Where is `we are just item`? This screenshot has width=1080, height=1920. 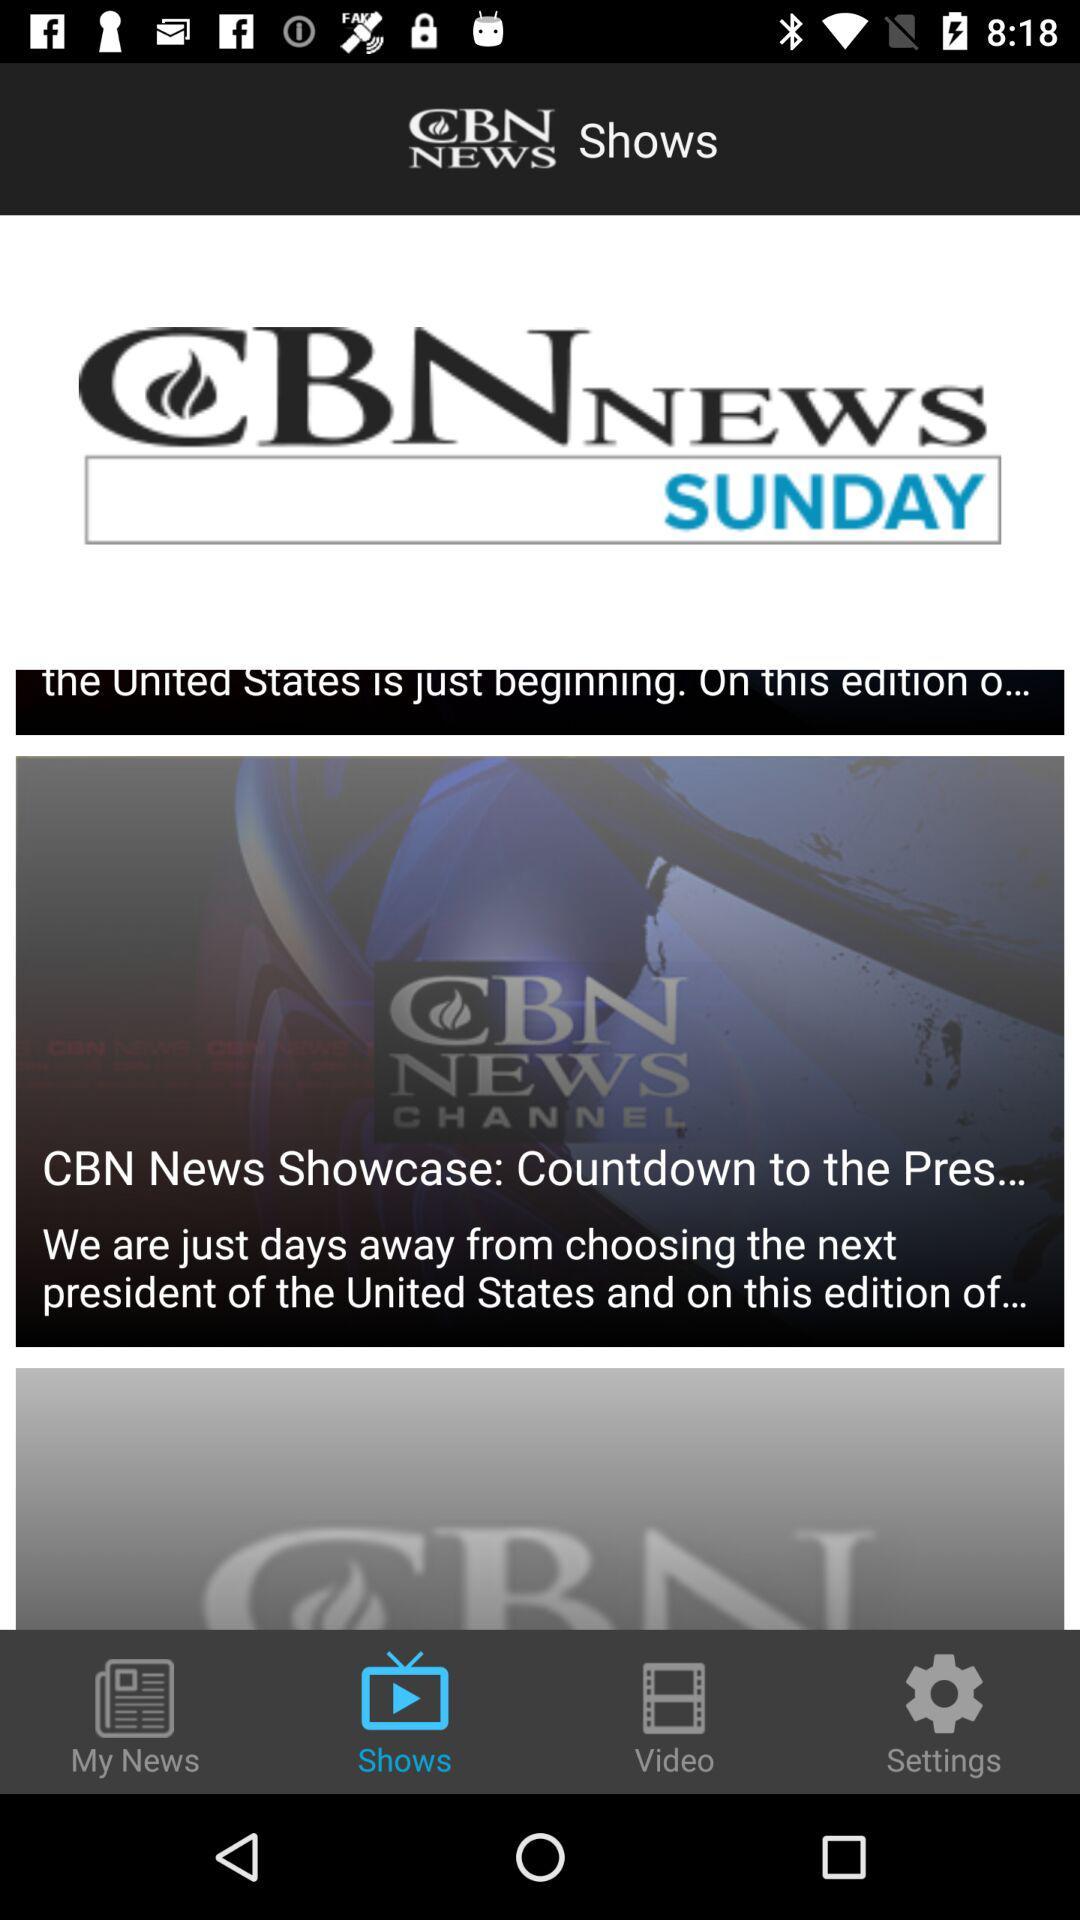 we are just item is located at coordinates (540, 1098).